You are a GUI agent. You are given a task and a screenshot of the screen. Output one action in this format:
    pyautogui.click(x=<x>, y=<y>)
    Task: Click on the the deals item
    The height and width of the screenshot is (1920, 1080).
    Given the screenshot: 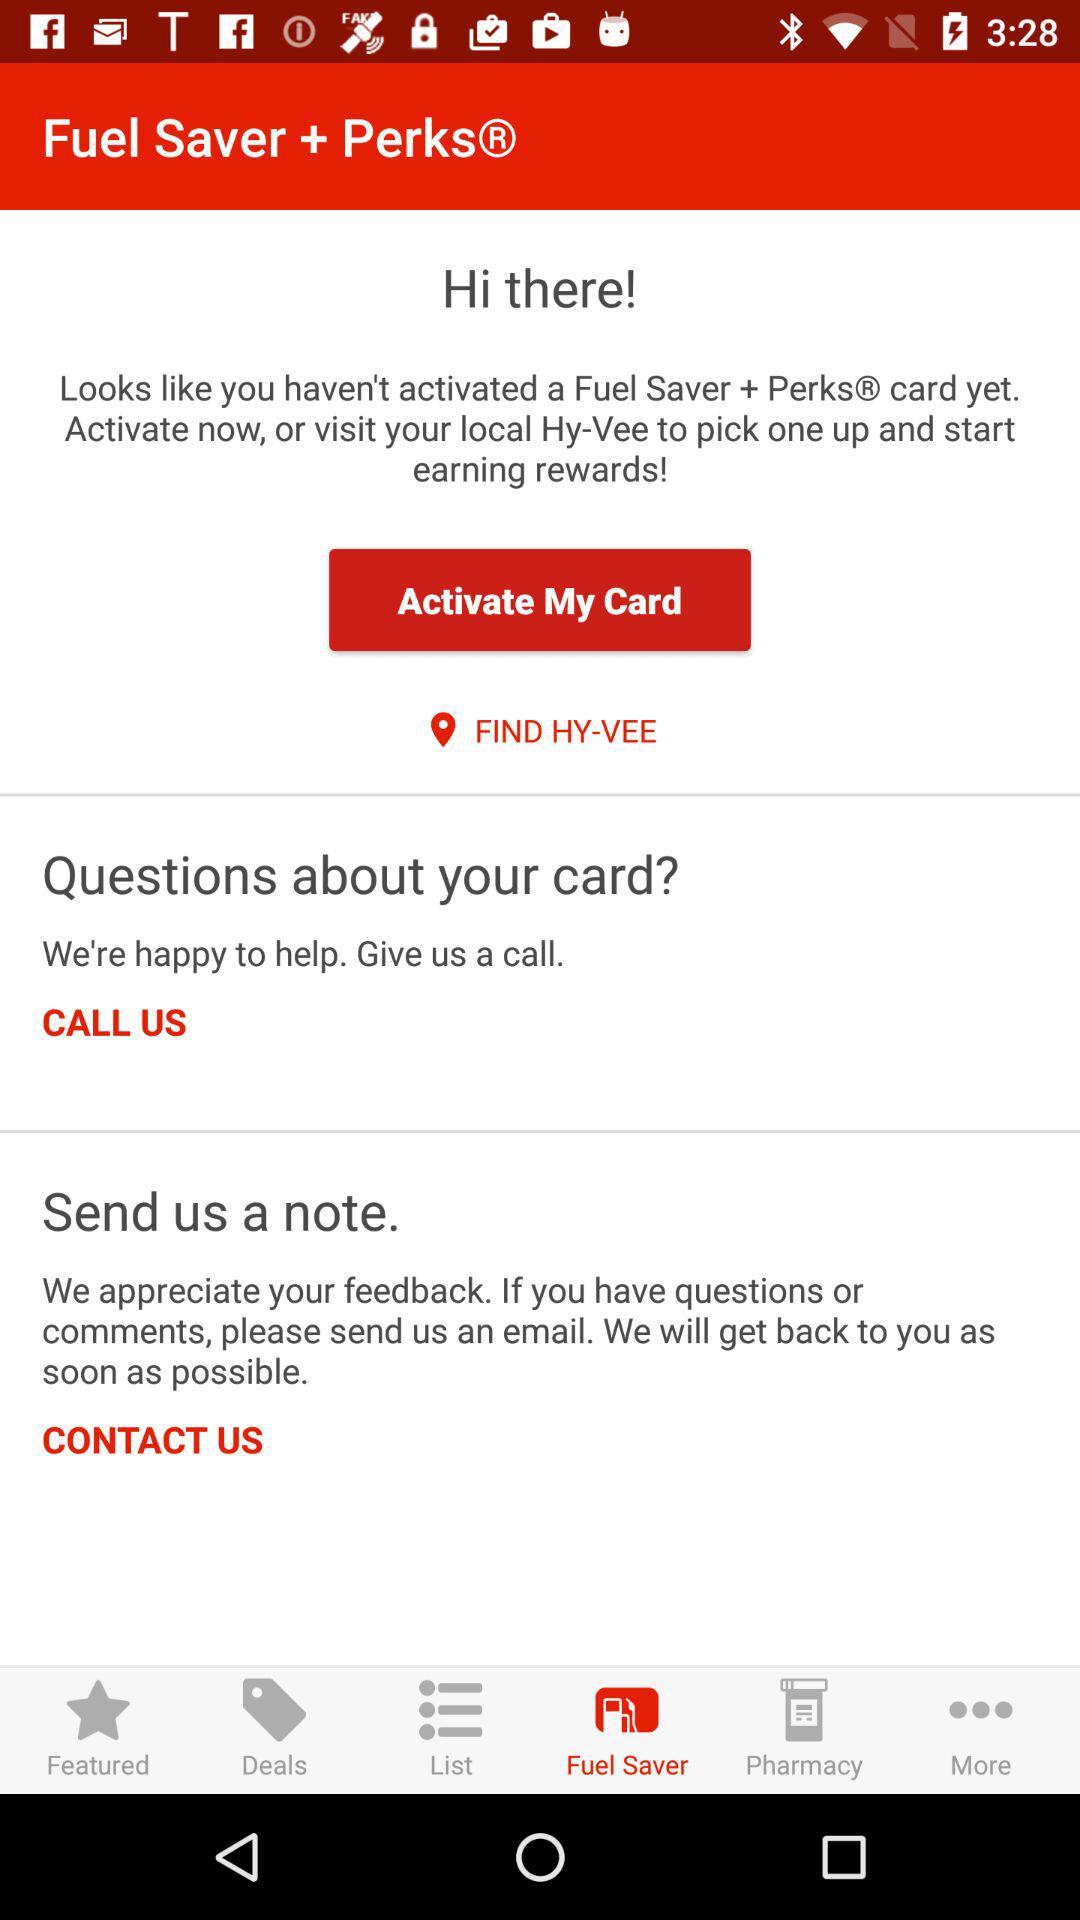 What is the action you would take?
    pyautogui.click(x=274, y=1729)
    